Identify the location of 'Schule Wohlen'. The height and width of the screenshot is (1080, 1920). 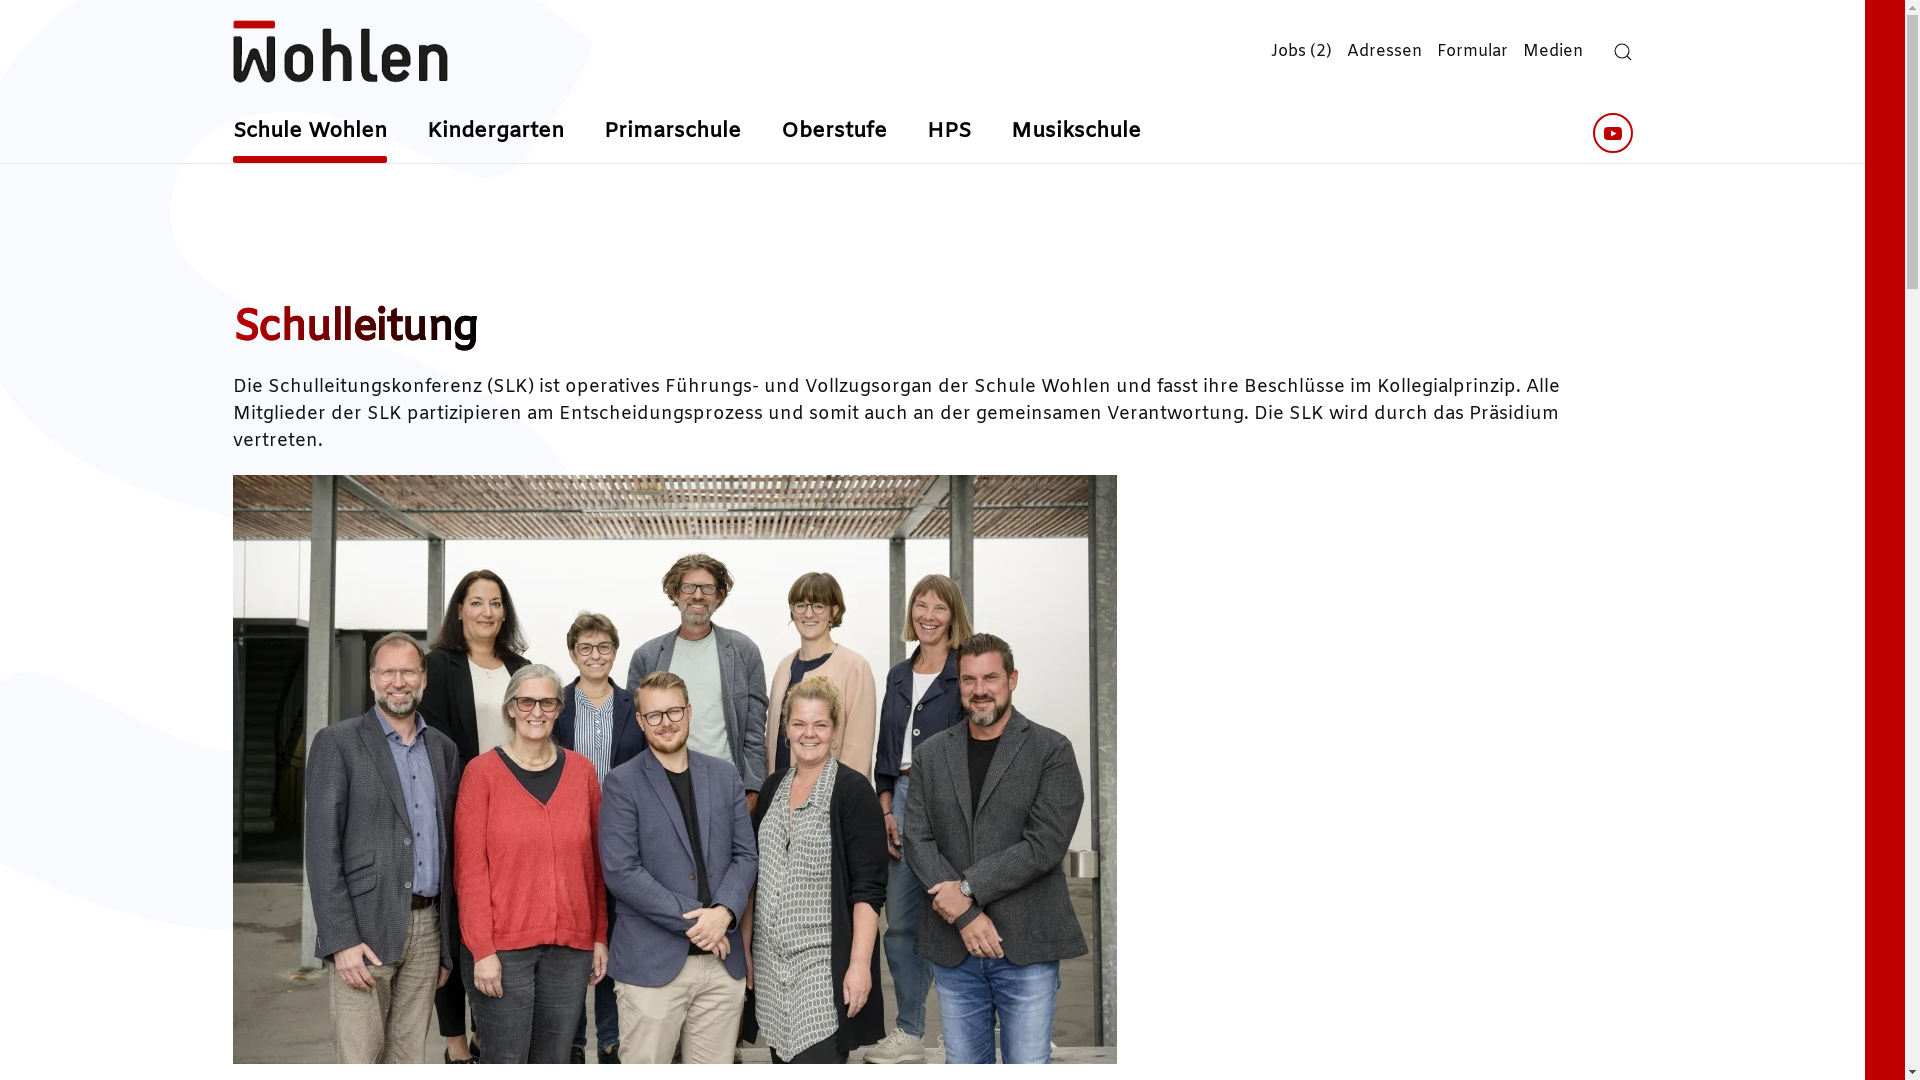
(307, 132).